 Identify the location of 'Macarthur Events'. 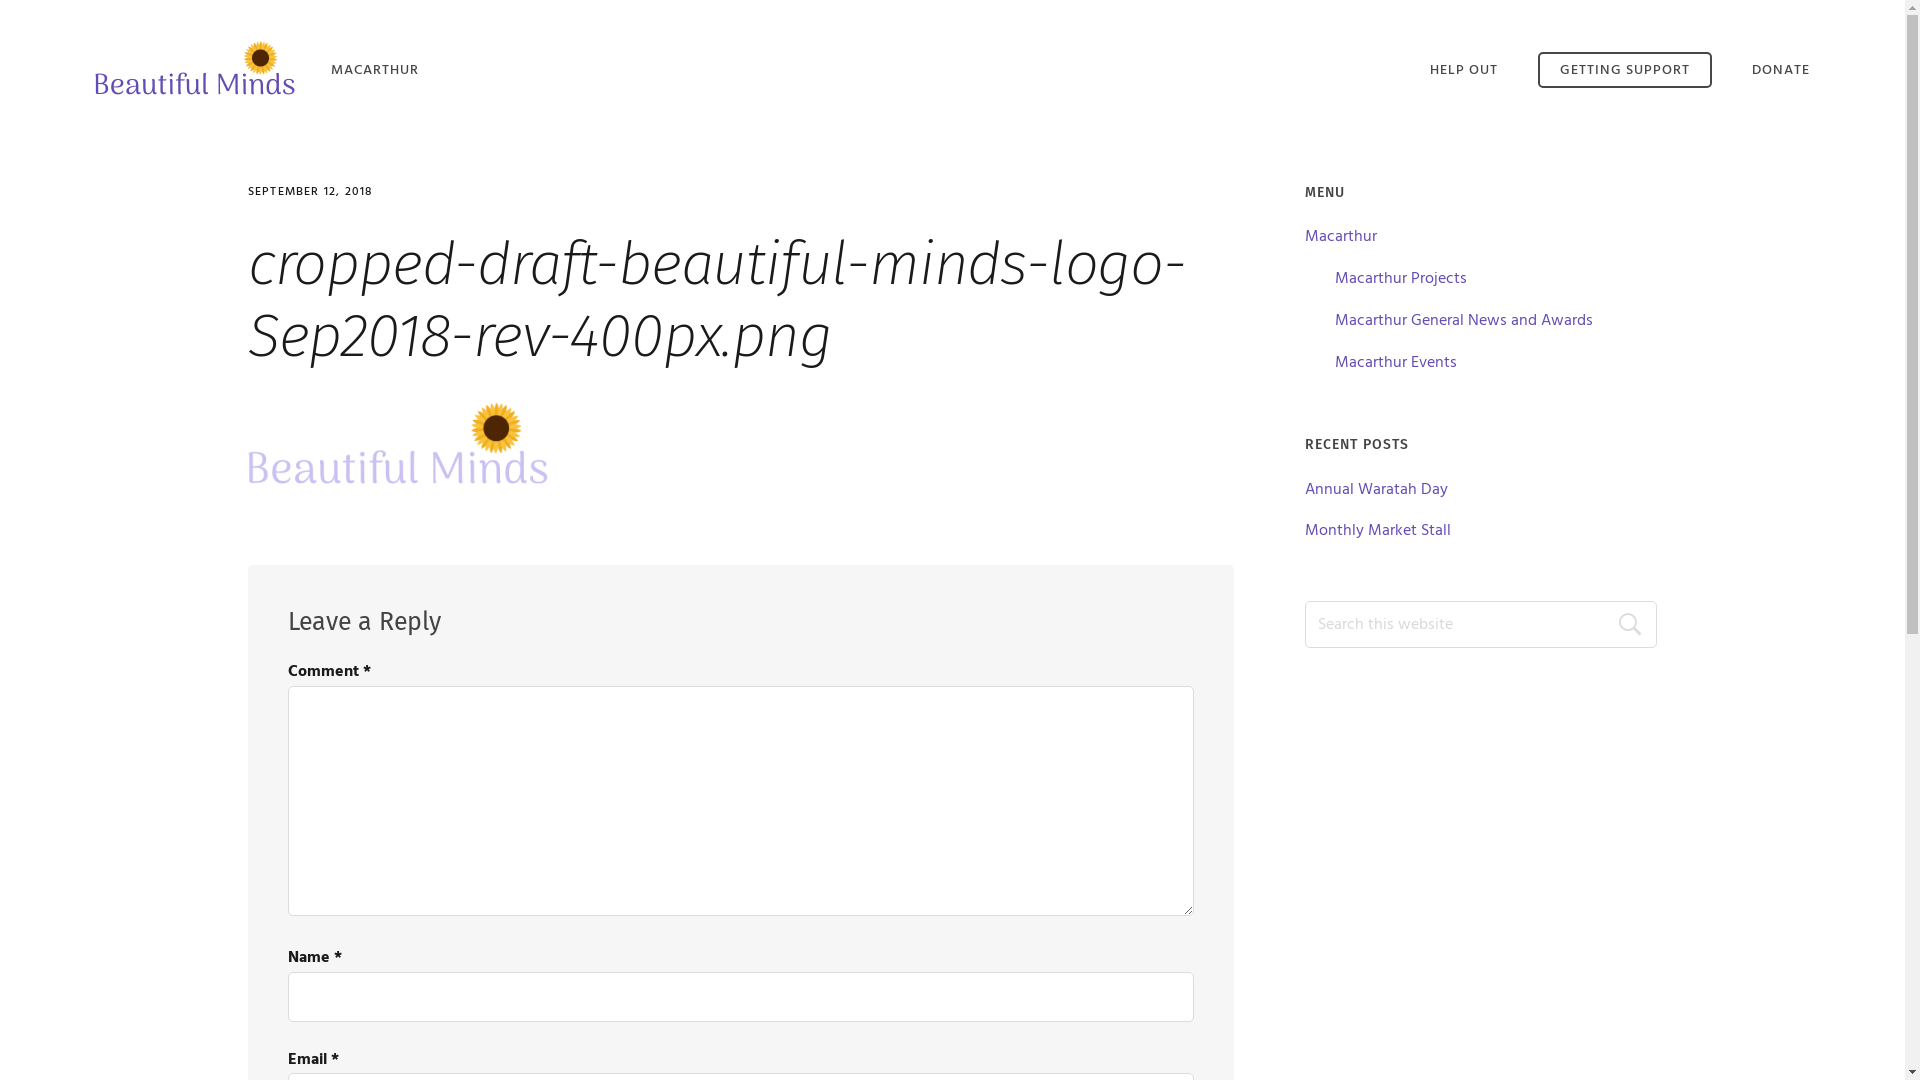
(1395, 362).